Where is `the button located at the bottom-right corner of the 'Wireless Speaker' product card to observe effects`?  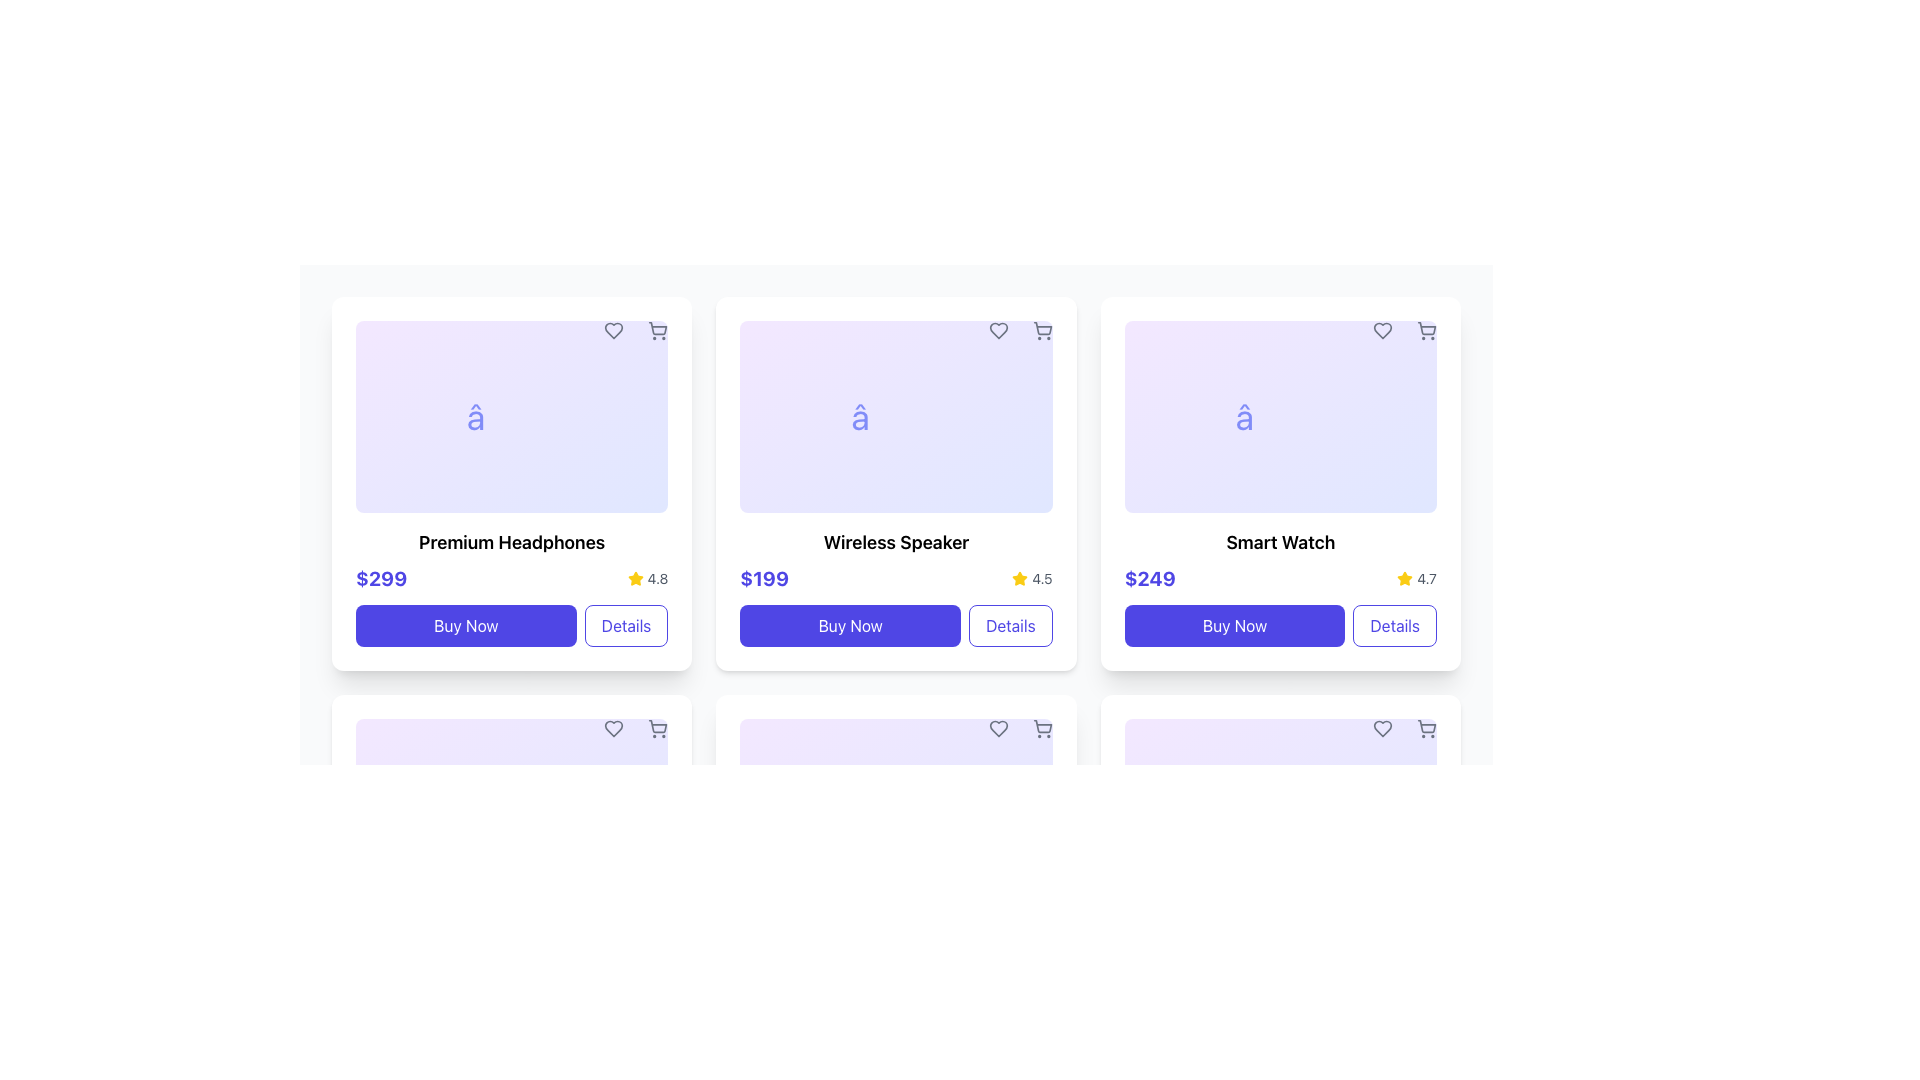 the button located at the bottom-right corner of the 'Wireless Speaker' product card to observe effects is located at coordinates (625, 1023).